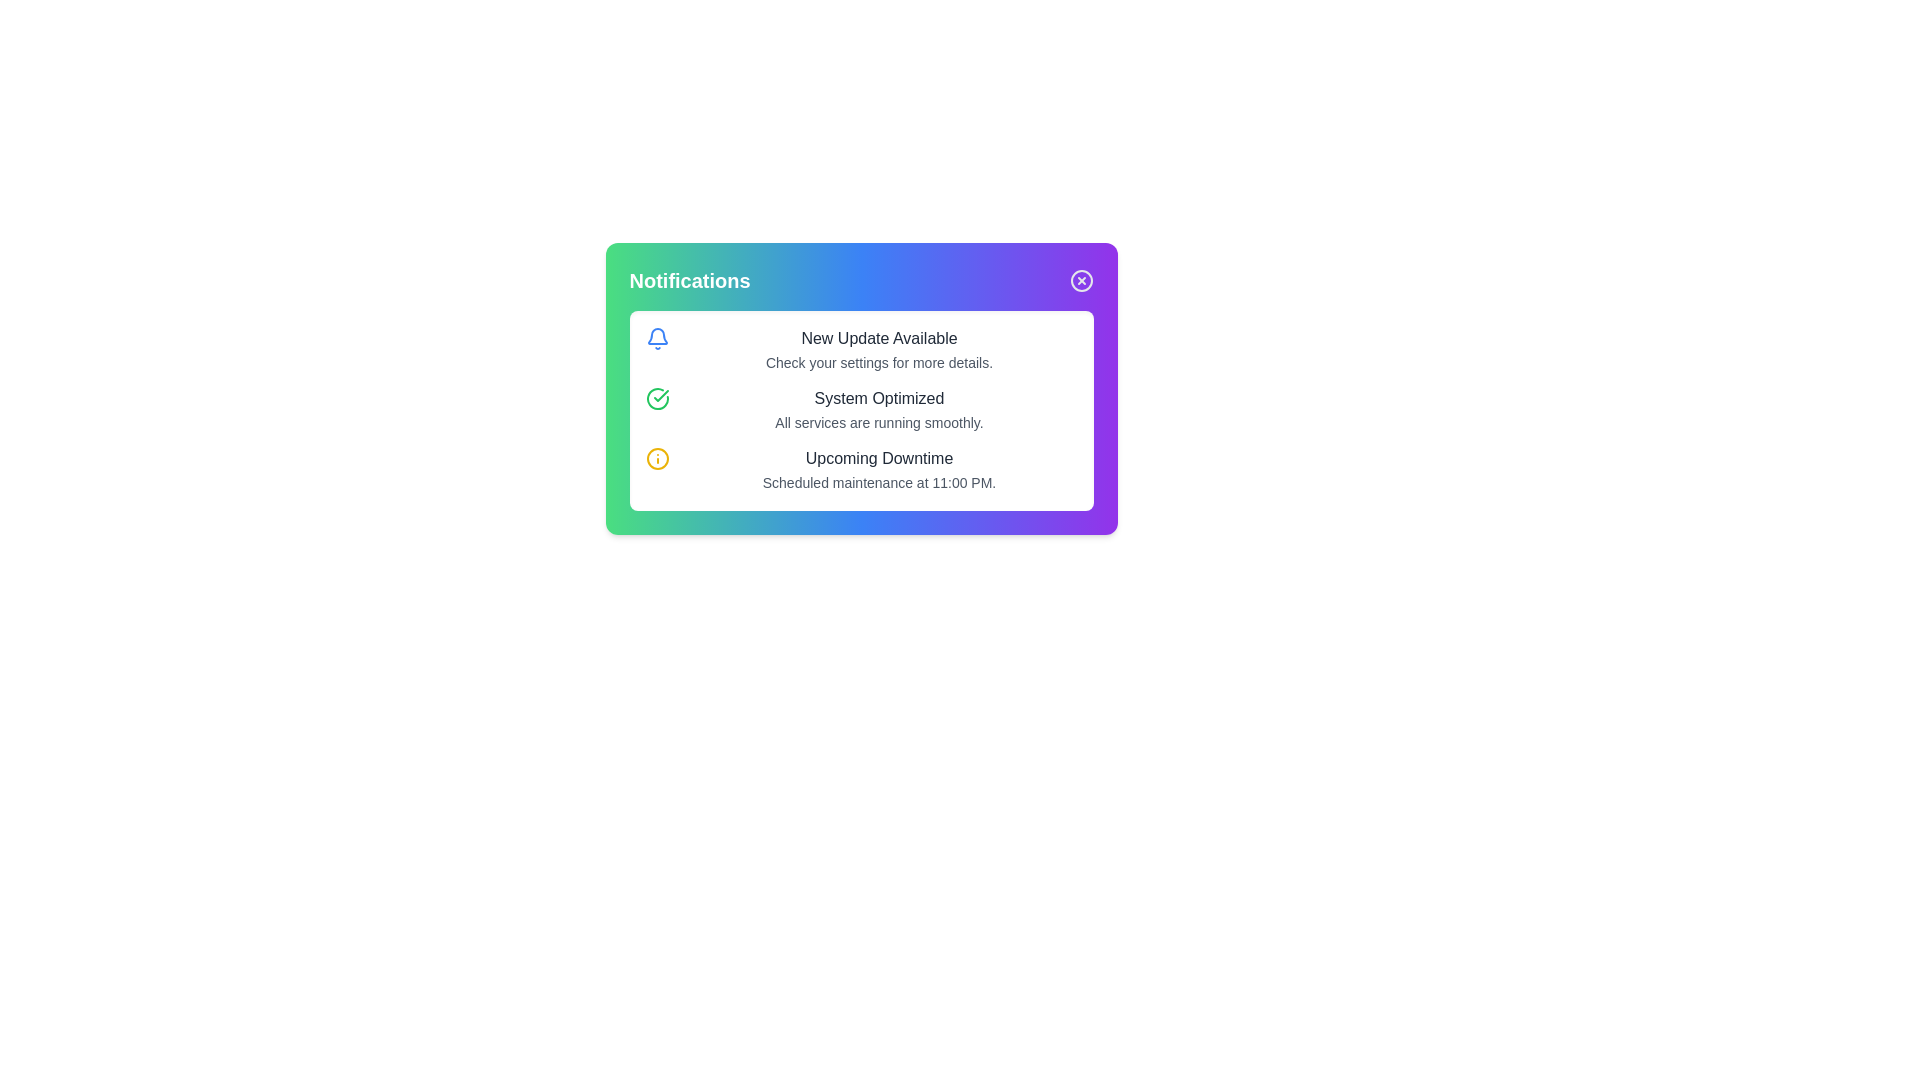 This screenshot has height=1080, width=1920. Describe the element at coordinates (661, 396) in the screenshot. I see `checkmark icon within the SVG graphic located in the notifications panel, which indicates a successful state` at that location.